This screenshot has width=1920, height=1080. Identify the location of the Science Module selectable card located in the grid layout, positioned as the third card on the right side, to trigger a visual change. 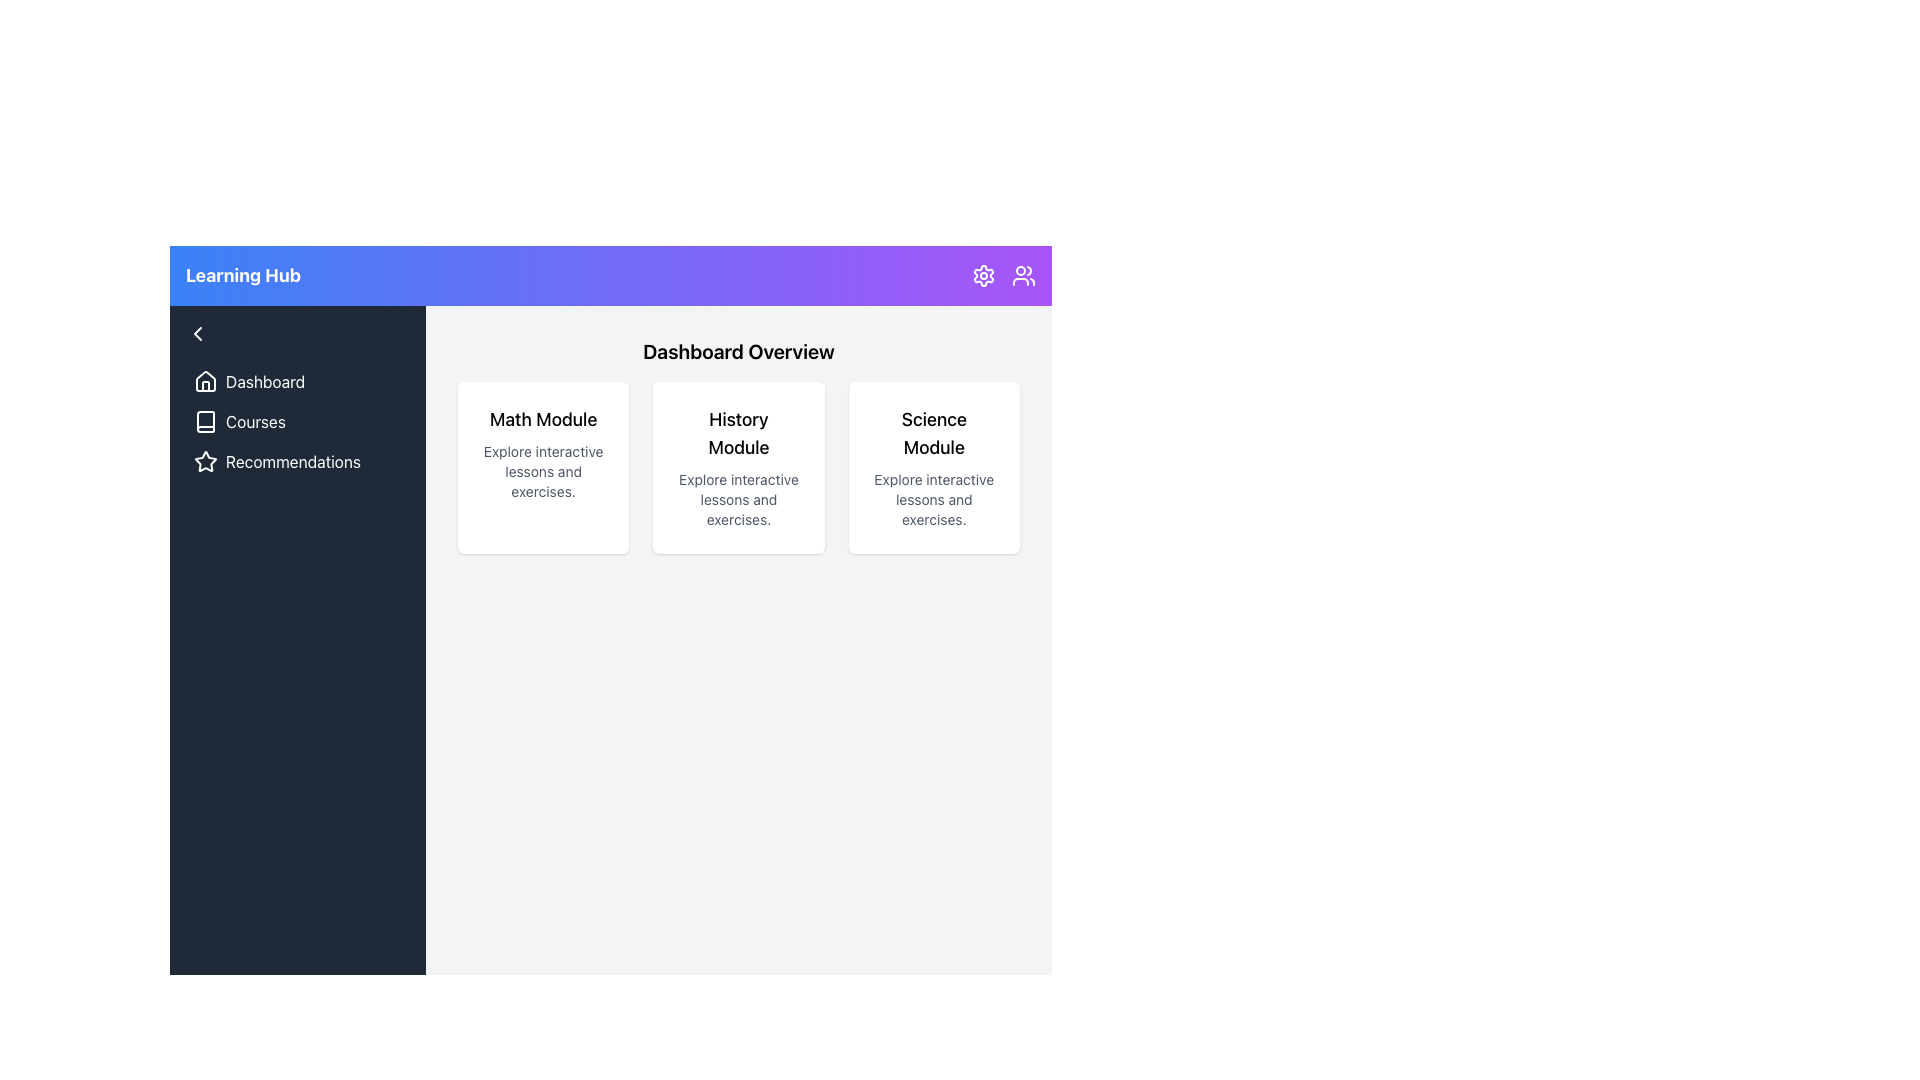
(933, 467).